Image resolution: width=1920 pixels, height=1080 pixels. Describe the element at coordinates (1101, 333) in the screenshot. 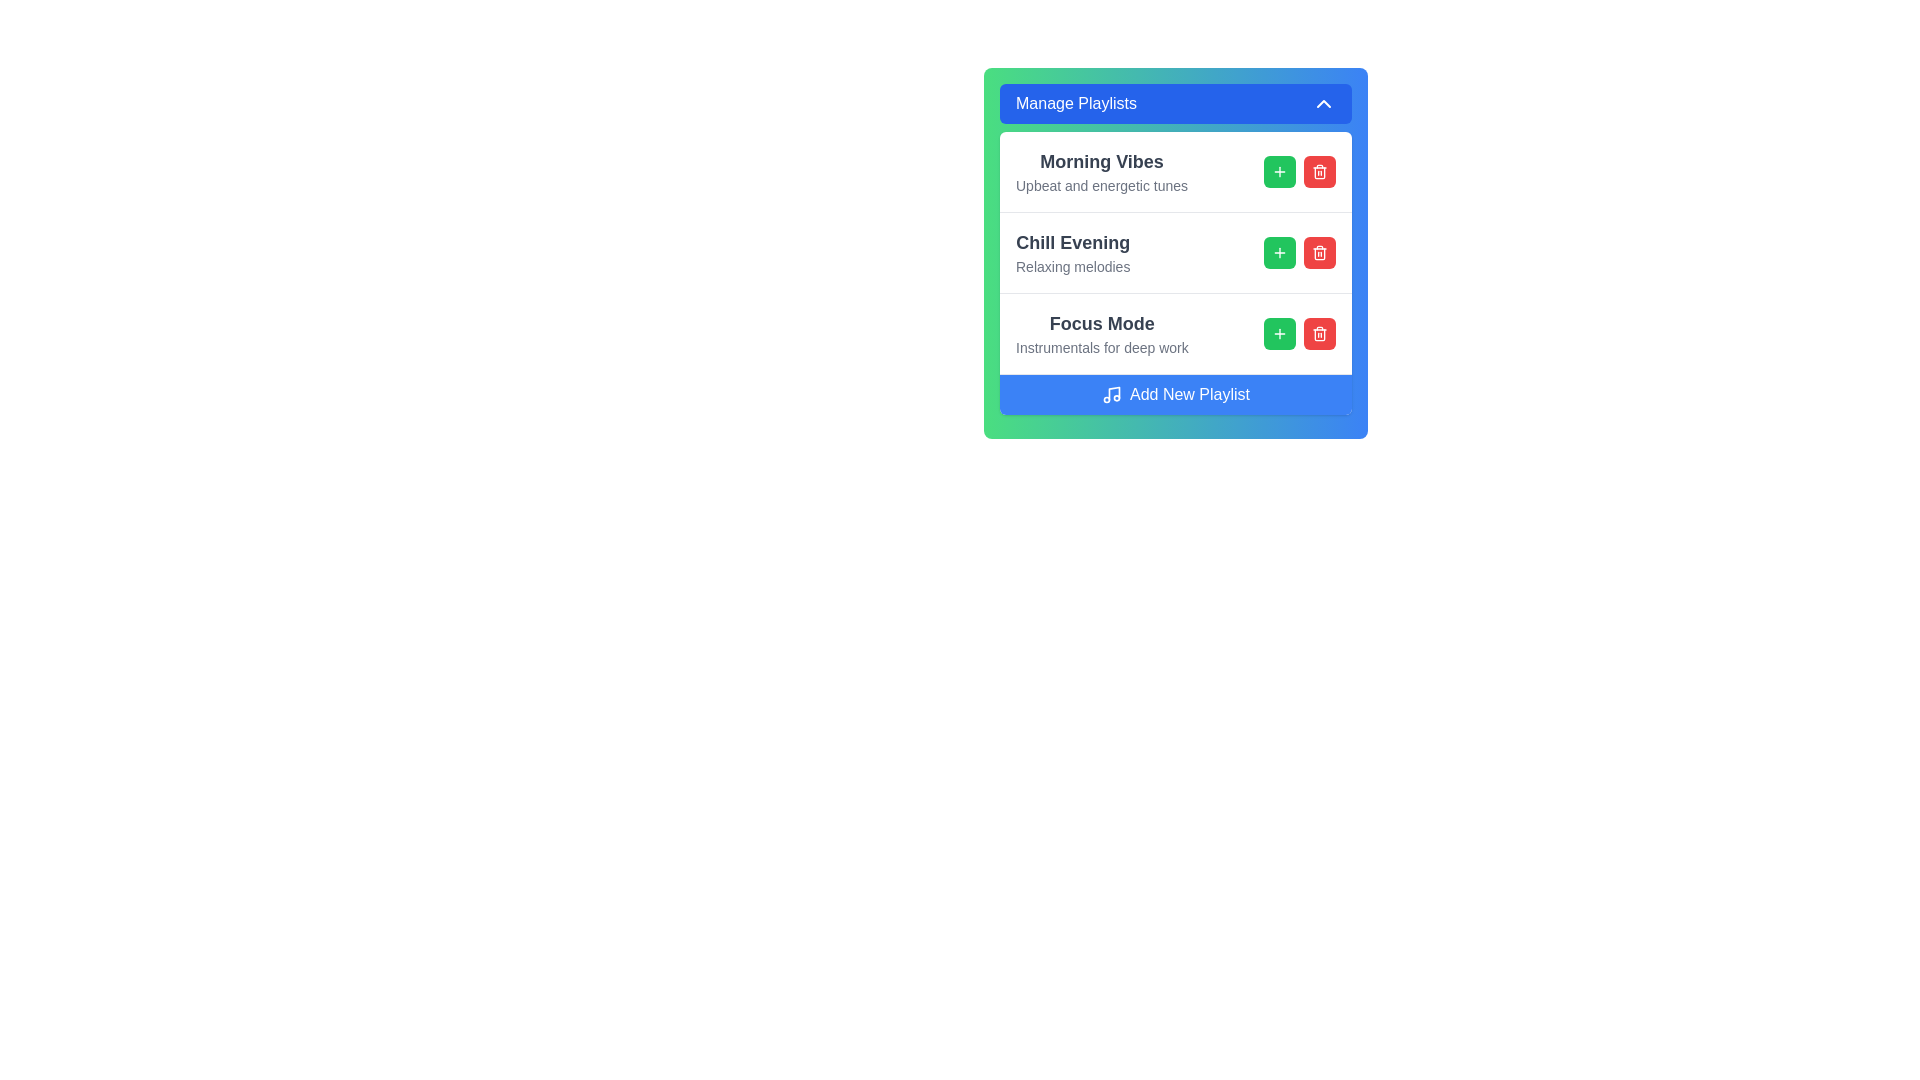

I see `the text block displaying 'Focus Mode' and its subtitle 'Instrumentals for deep work', which is the third item in the vertical playlist section` at that location.